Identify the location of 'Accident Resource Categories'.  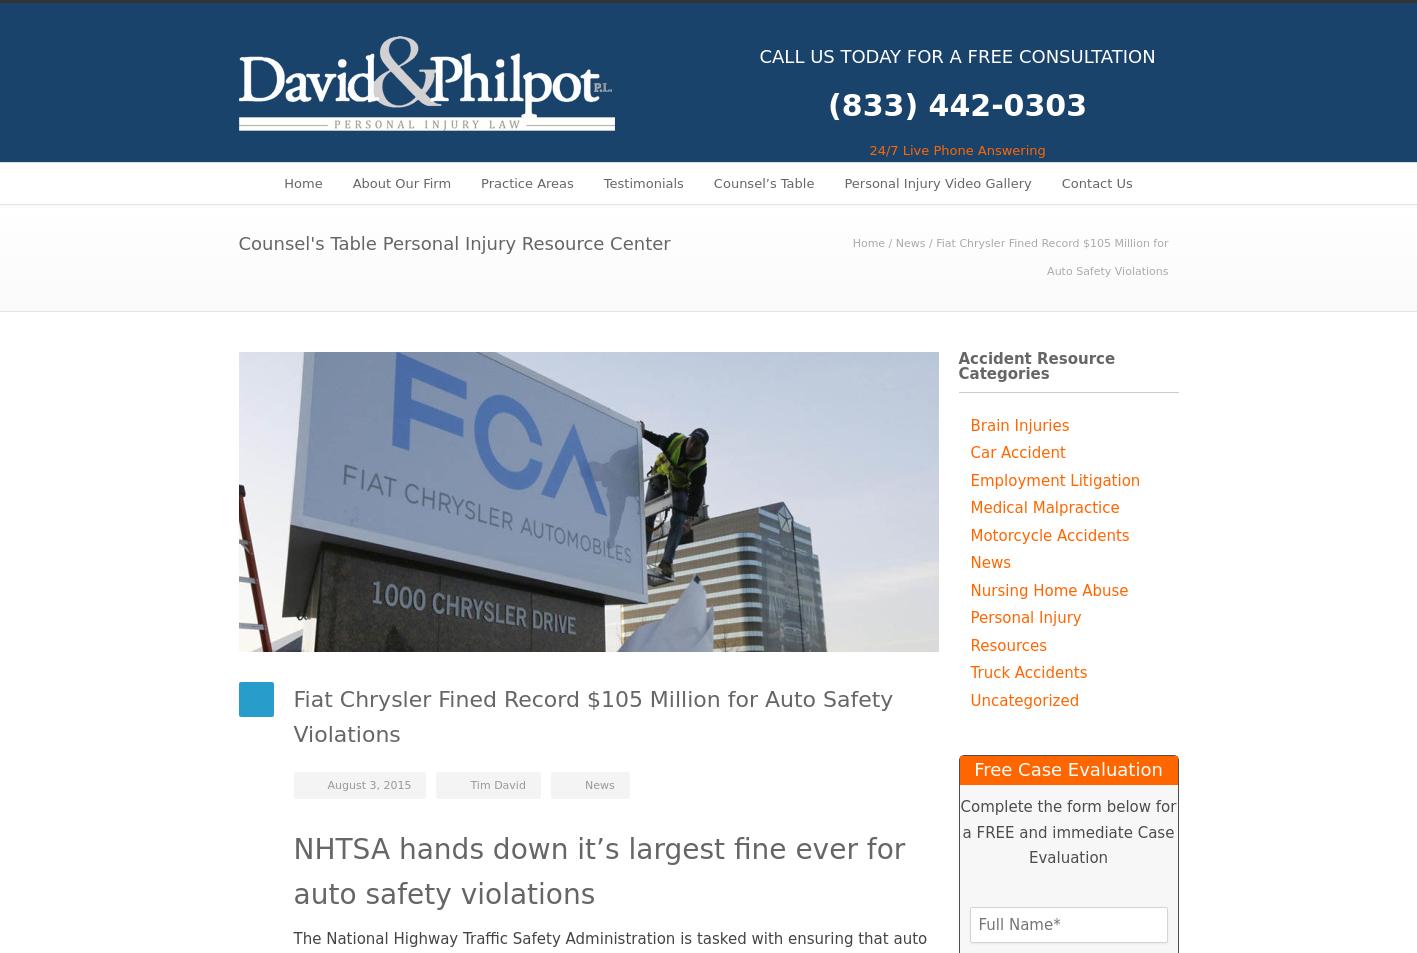
(958, 364).